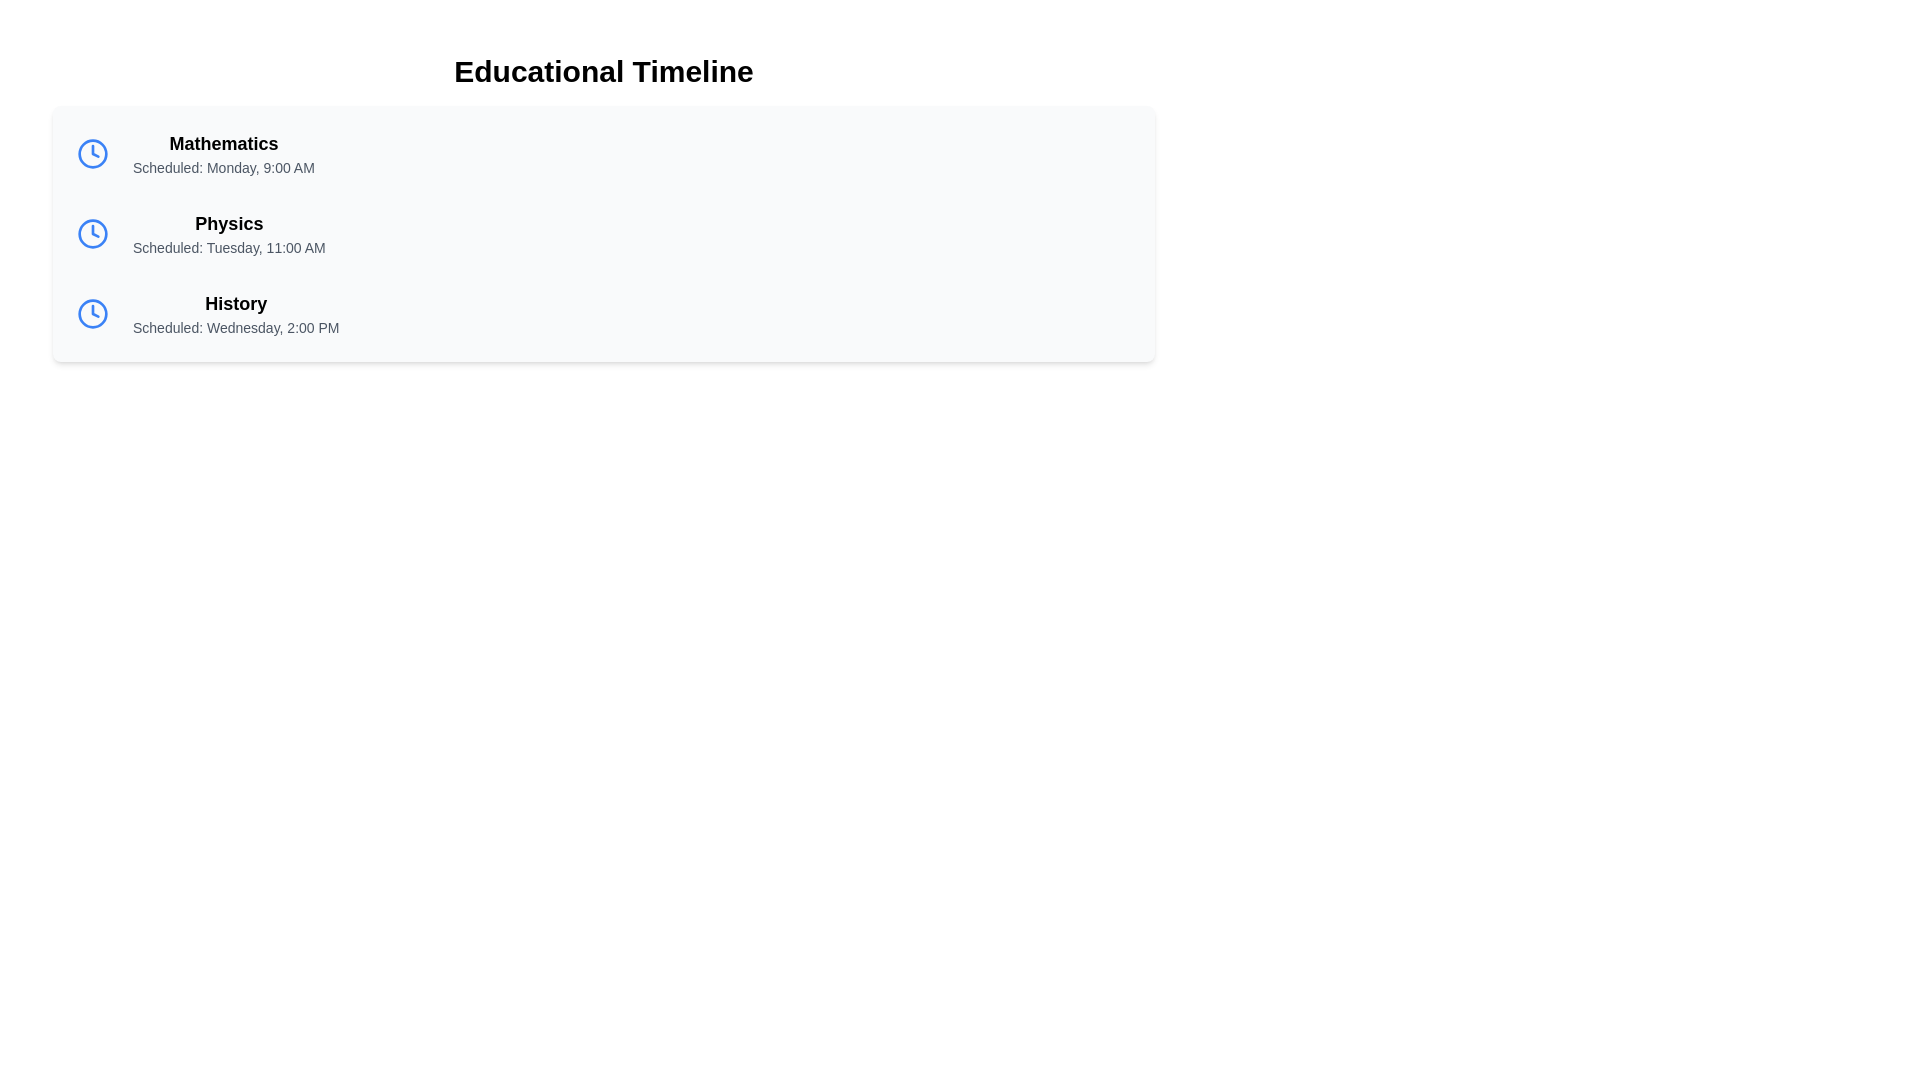 The height and width of the screenshot is (1080, 1920). What do you see at coordinates (91, 233) in the screenshot?
I see `the associated information of the clock icon, which is located in the second row of the timeline next to the 'Physics' text entry` at bounding box center [91, 233].